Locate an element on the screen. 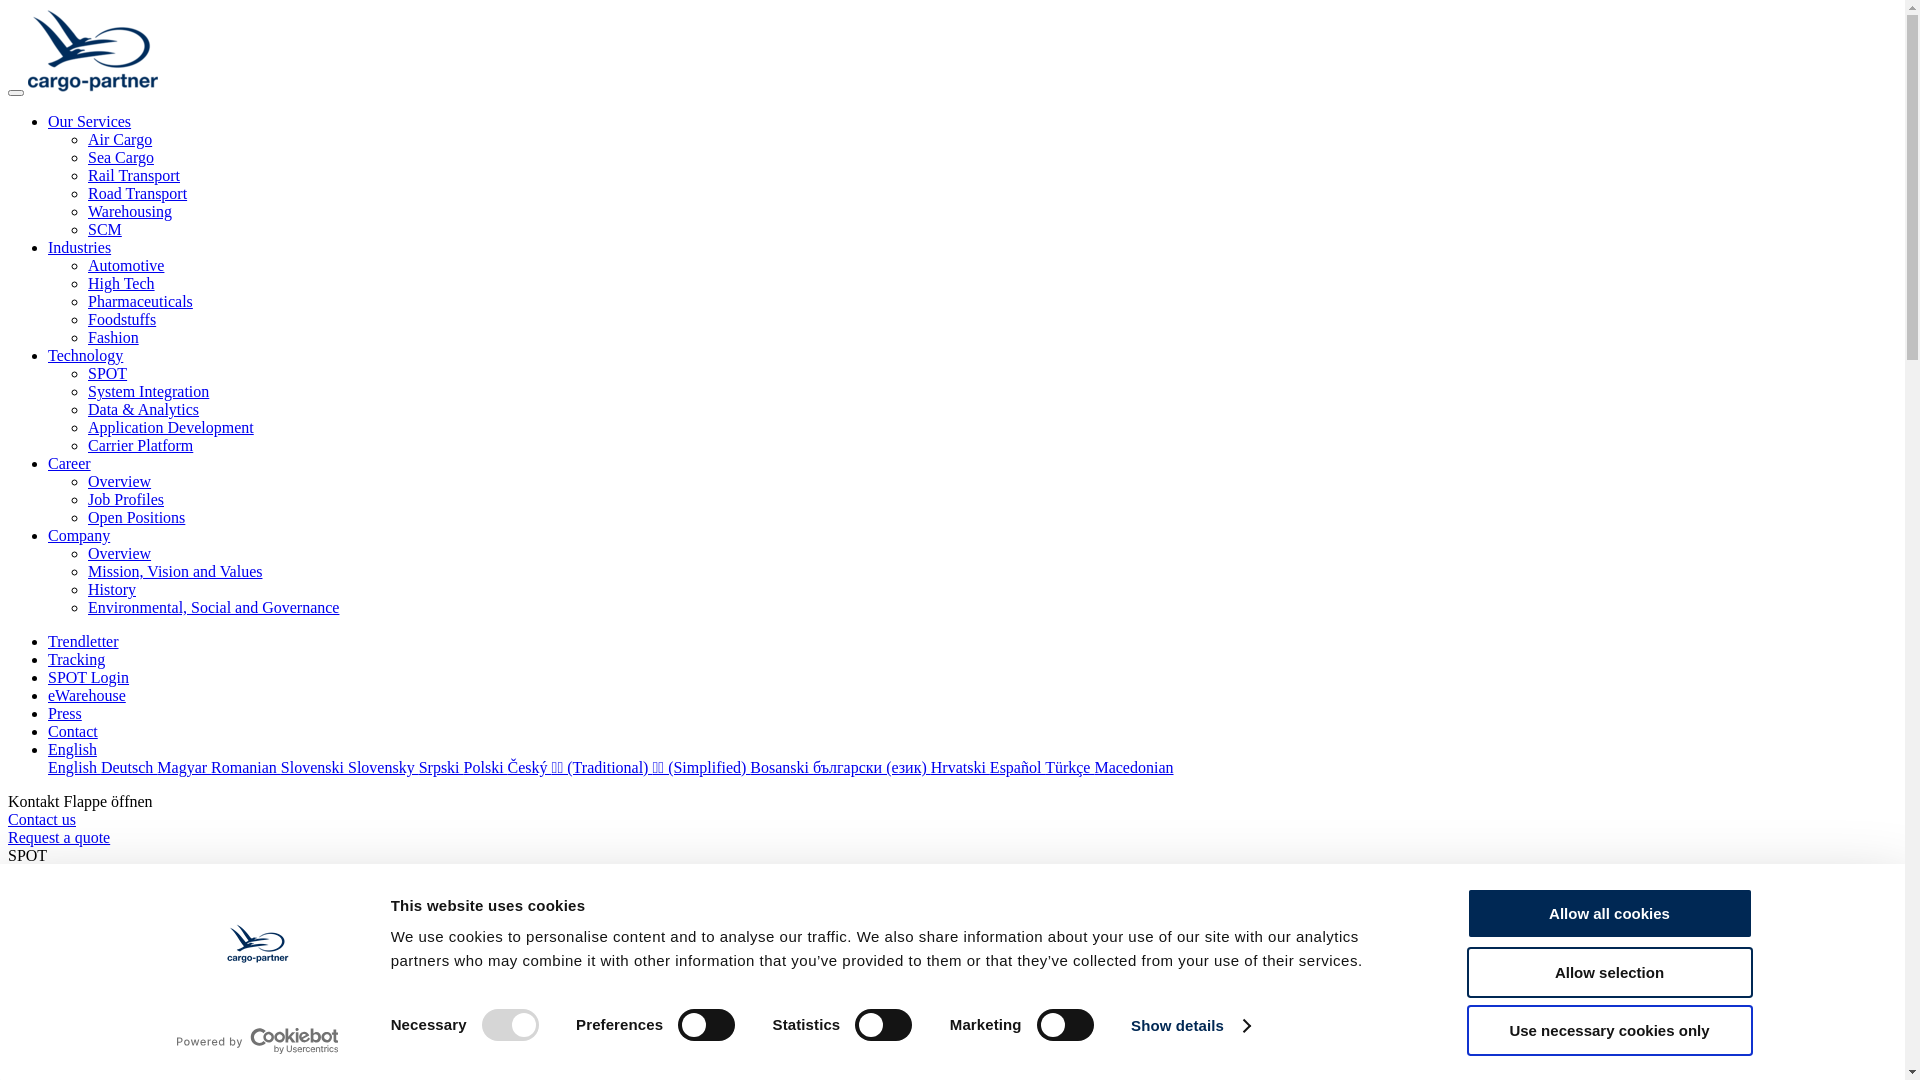  'Contact us' is located at coordinates (42, 819).